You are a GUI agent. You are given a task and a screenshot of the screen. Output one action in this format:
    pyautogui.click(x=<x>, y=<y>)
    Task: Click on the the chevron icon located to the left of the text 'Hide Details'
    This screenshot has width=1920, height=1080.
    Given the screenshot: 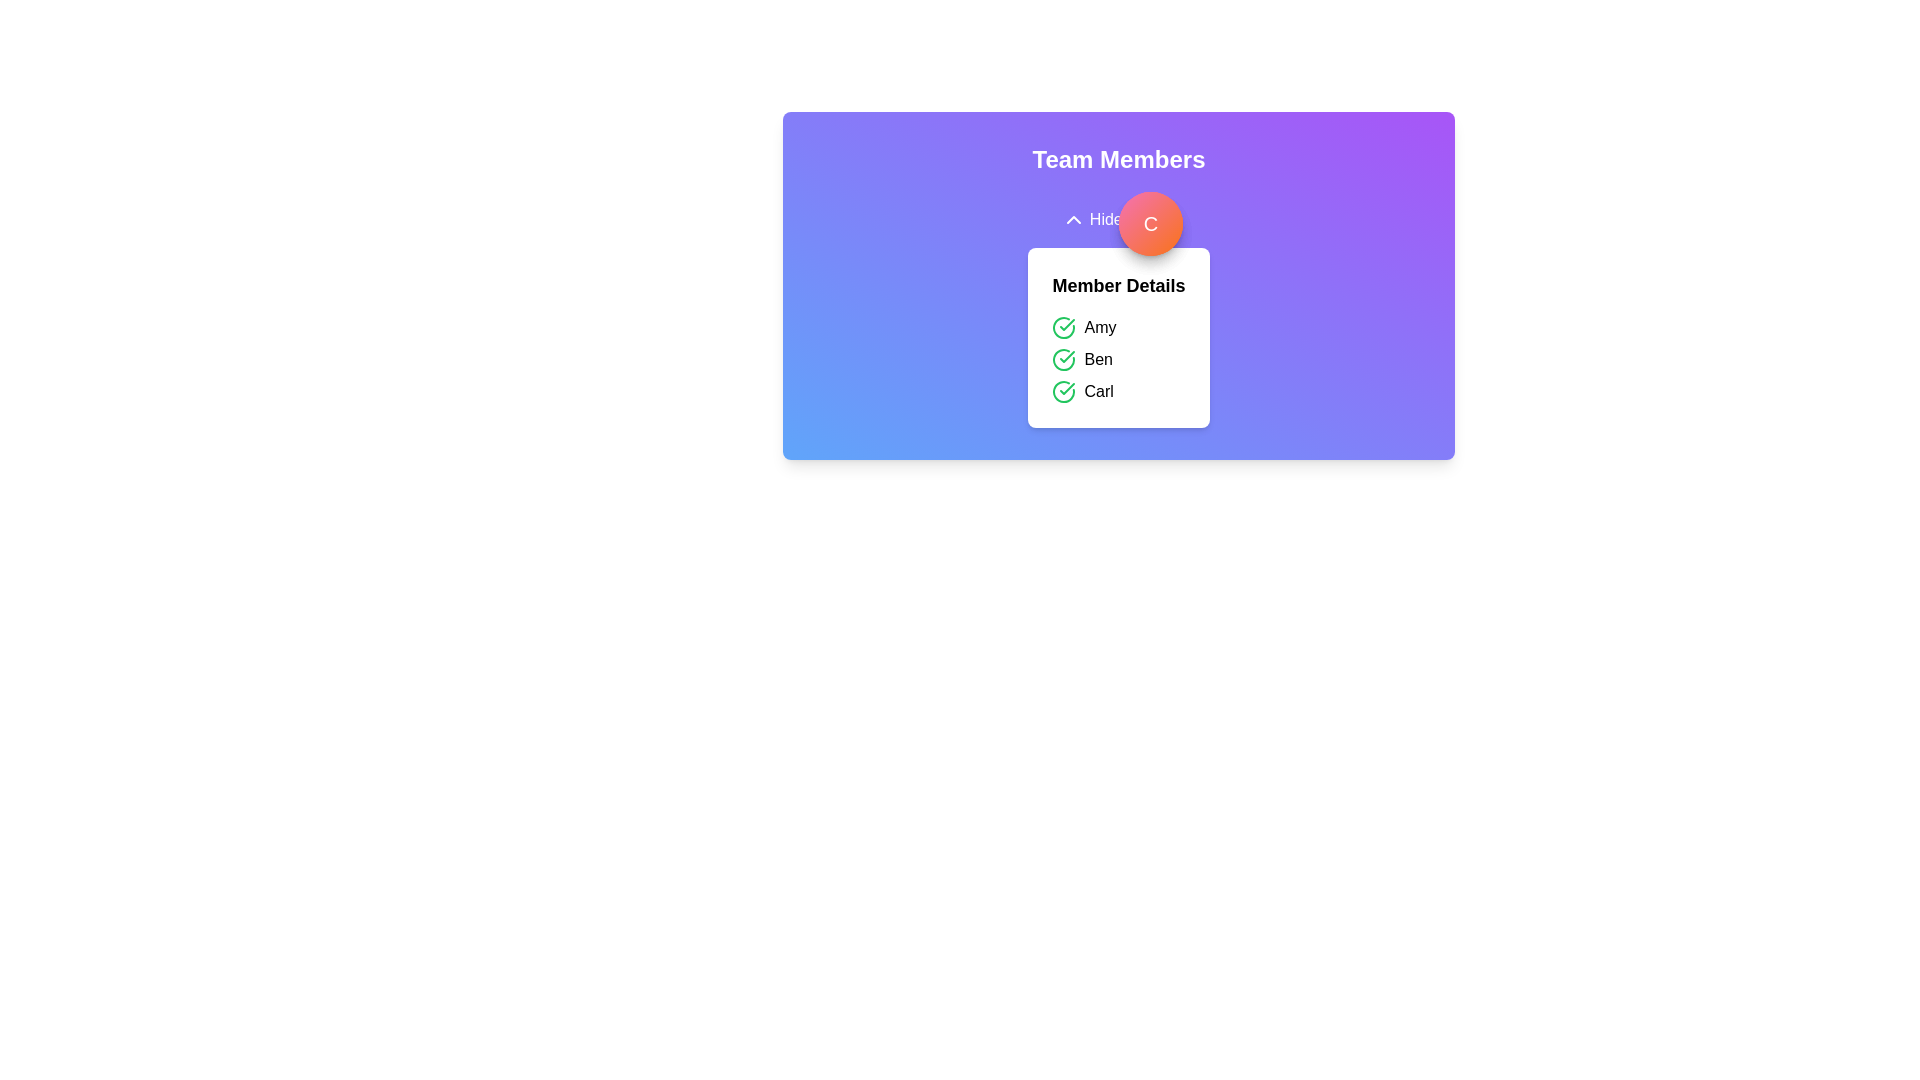 What is the action you would take?
    pyautogui.click(x=1072, y=219)
    